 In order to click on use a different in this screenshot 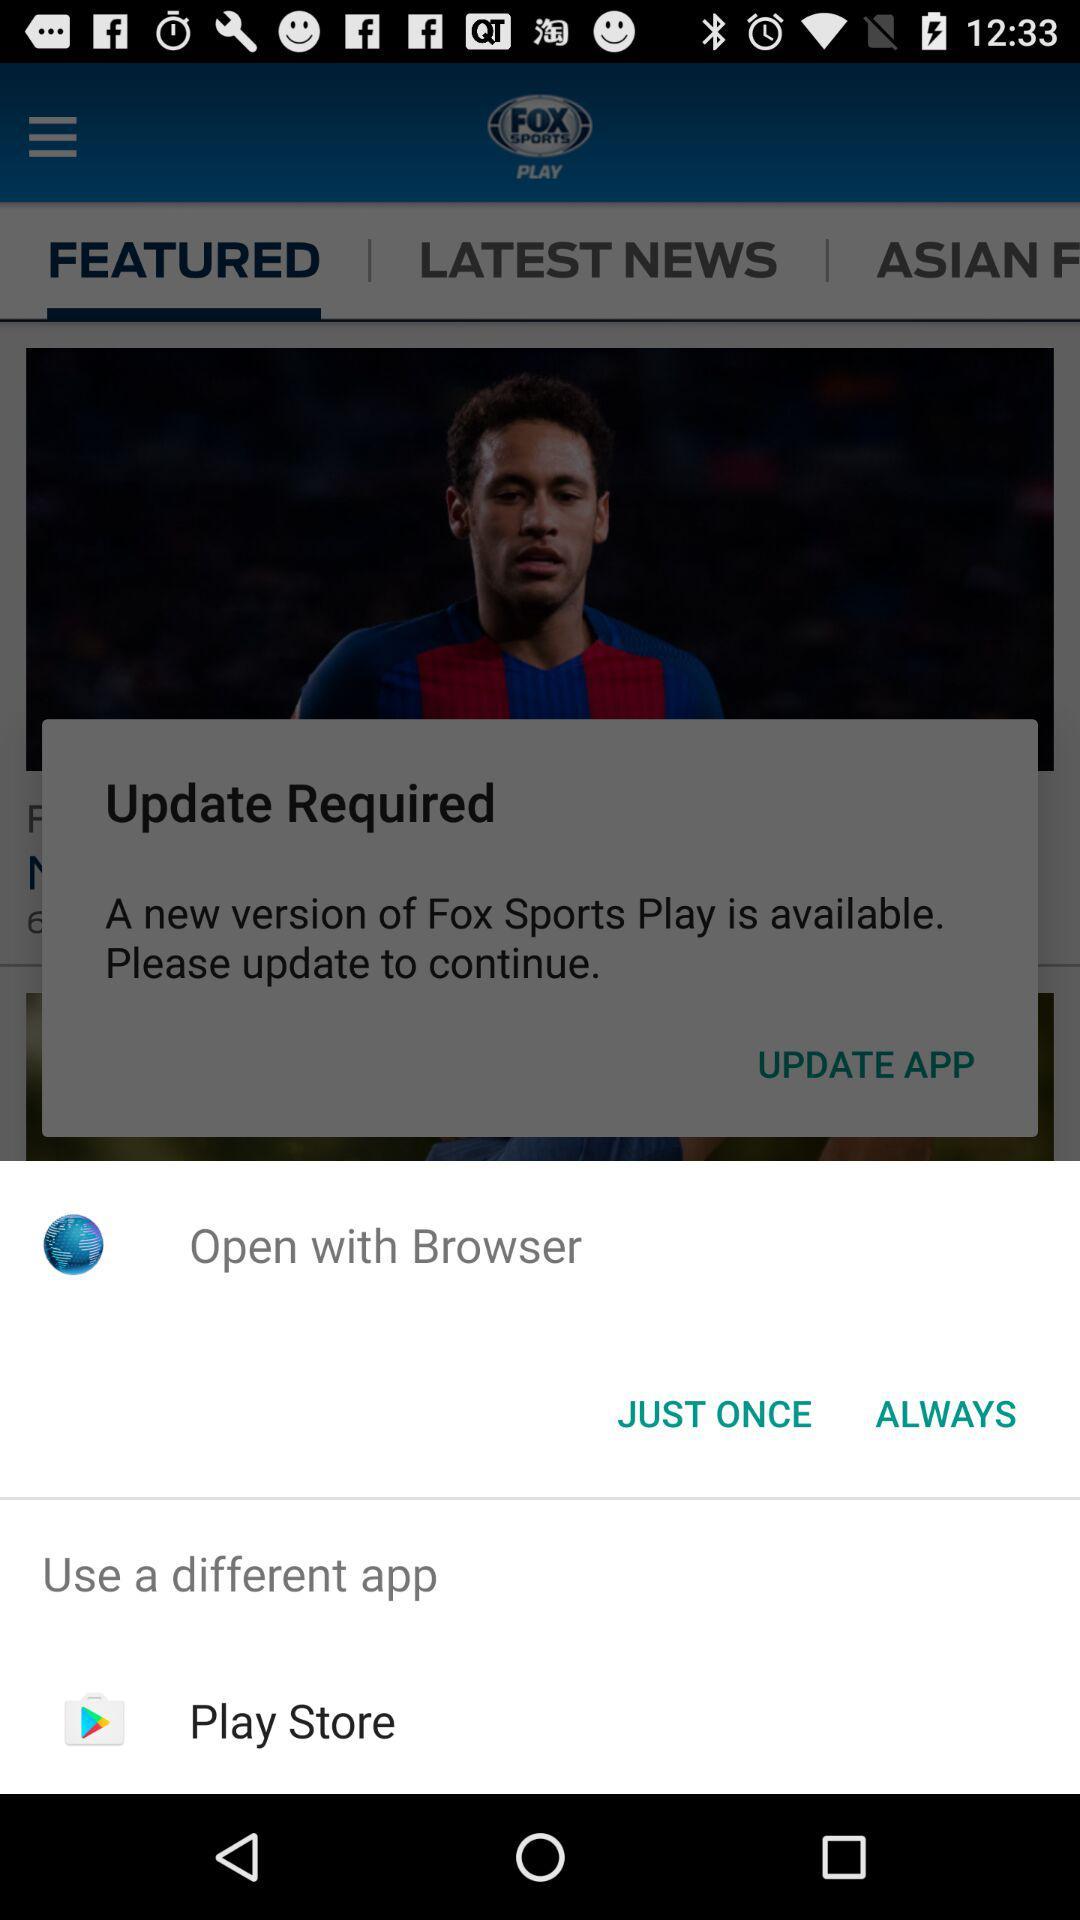, I will do `click(540, 1572)`.